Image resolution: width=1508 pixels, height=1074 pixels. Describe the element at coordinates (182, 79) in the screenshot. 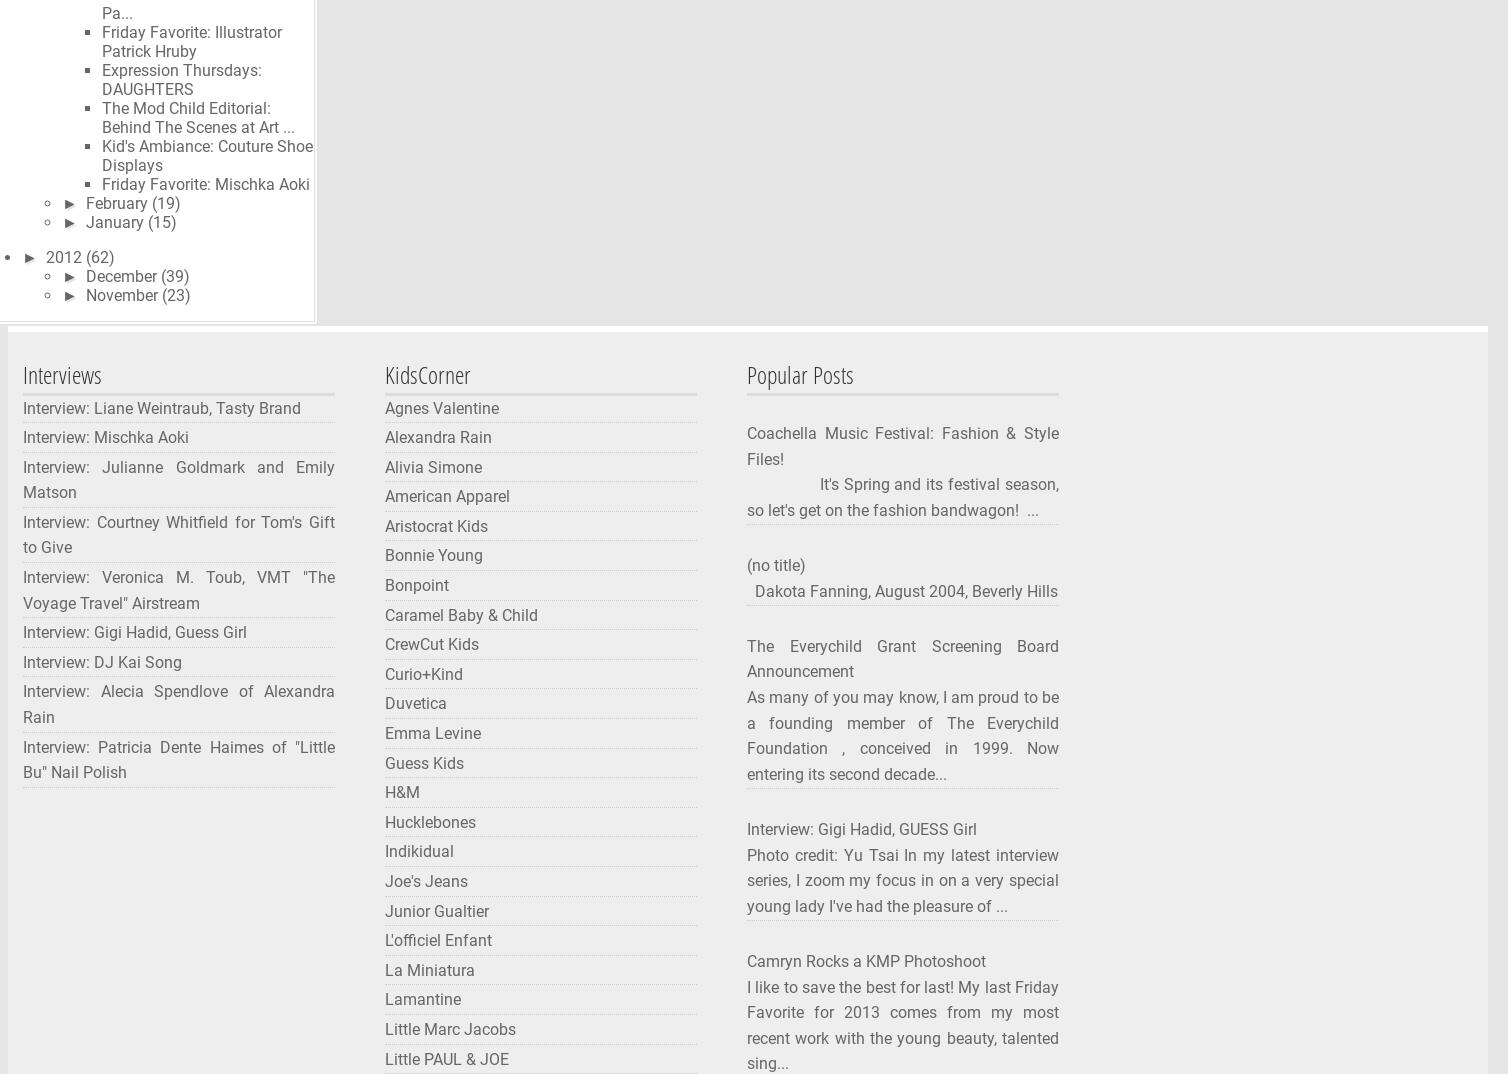

I see `'Expression Thursdays: DAUGHTERS'` at that location.